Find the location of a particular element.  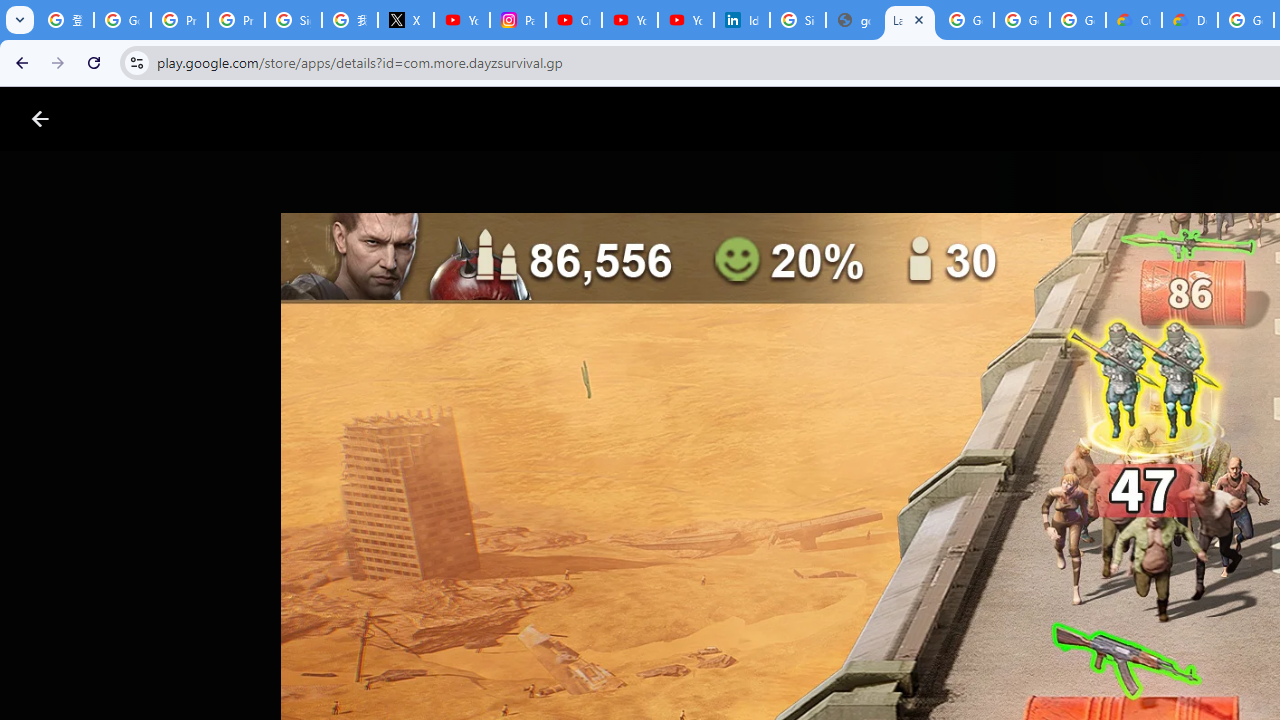

'Privacy Help Center - Policies Help' is located at coordinates (179, 20).